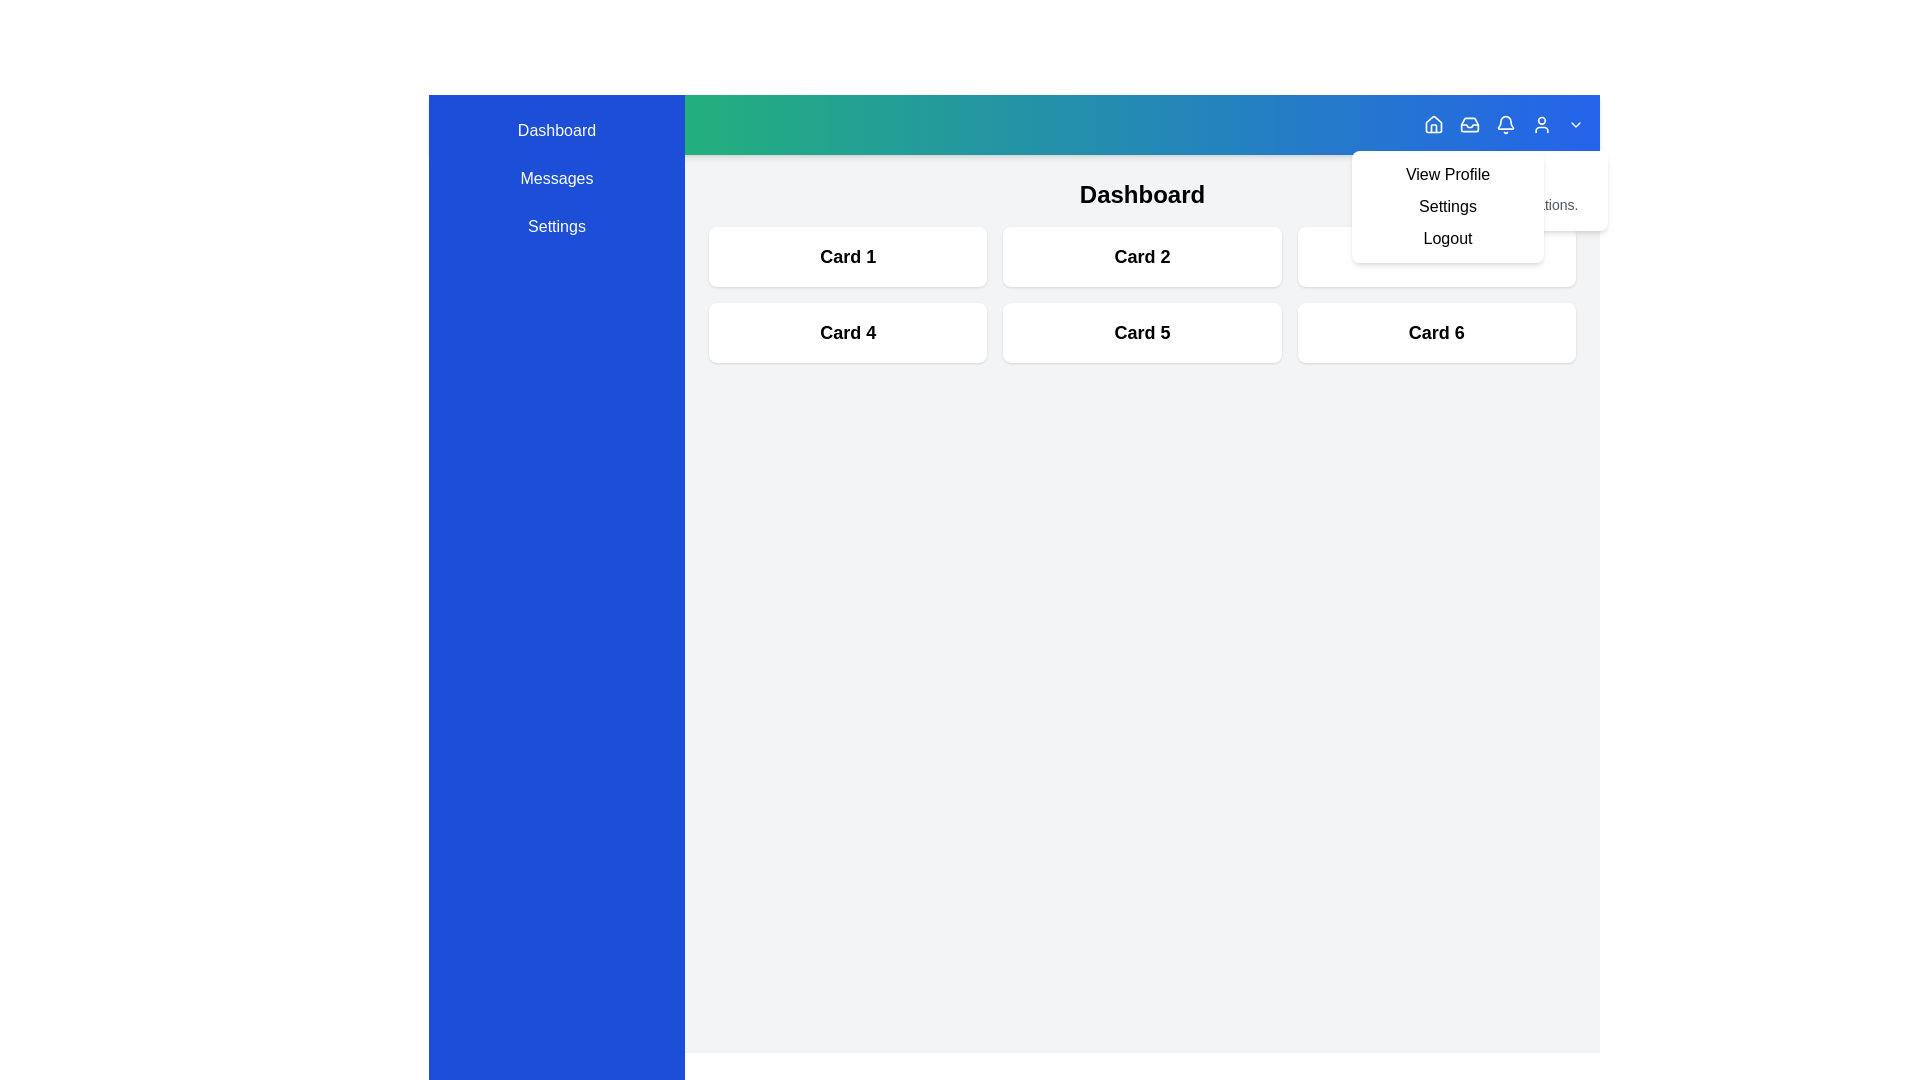 This screenshot has height=1080, width=1920. What do you see at coordinates (1142, 294) in the screenshot?
I see `the card component in the grid layout under the 'Dashboard' title` at bounding box center [1142, 294].